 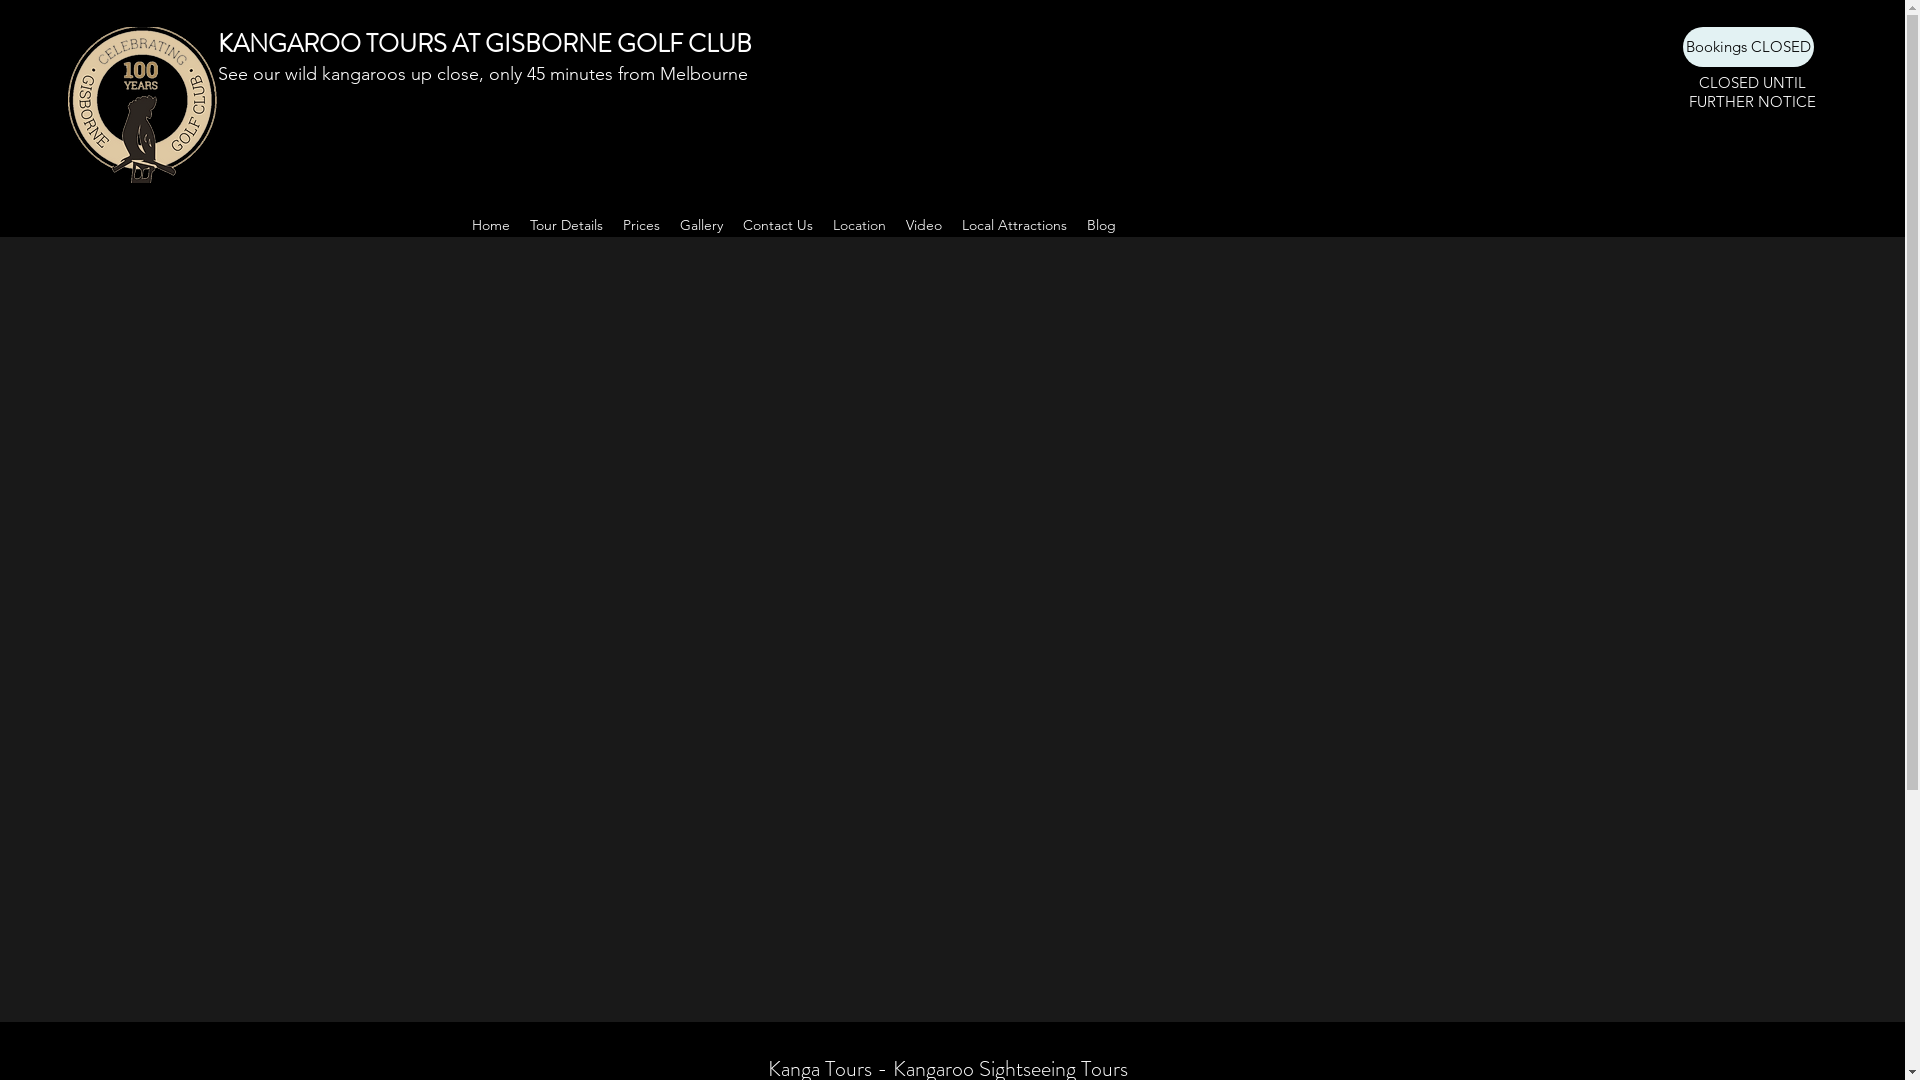 I want to click on 'Blog', so click(x=1099, y=224).